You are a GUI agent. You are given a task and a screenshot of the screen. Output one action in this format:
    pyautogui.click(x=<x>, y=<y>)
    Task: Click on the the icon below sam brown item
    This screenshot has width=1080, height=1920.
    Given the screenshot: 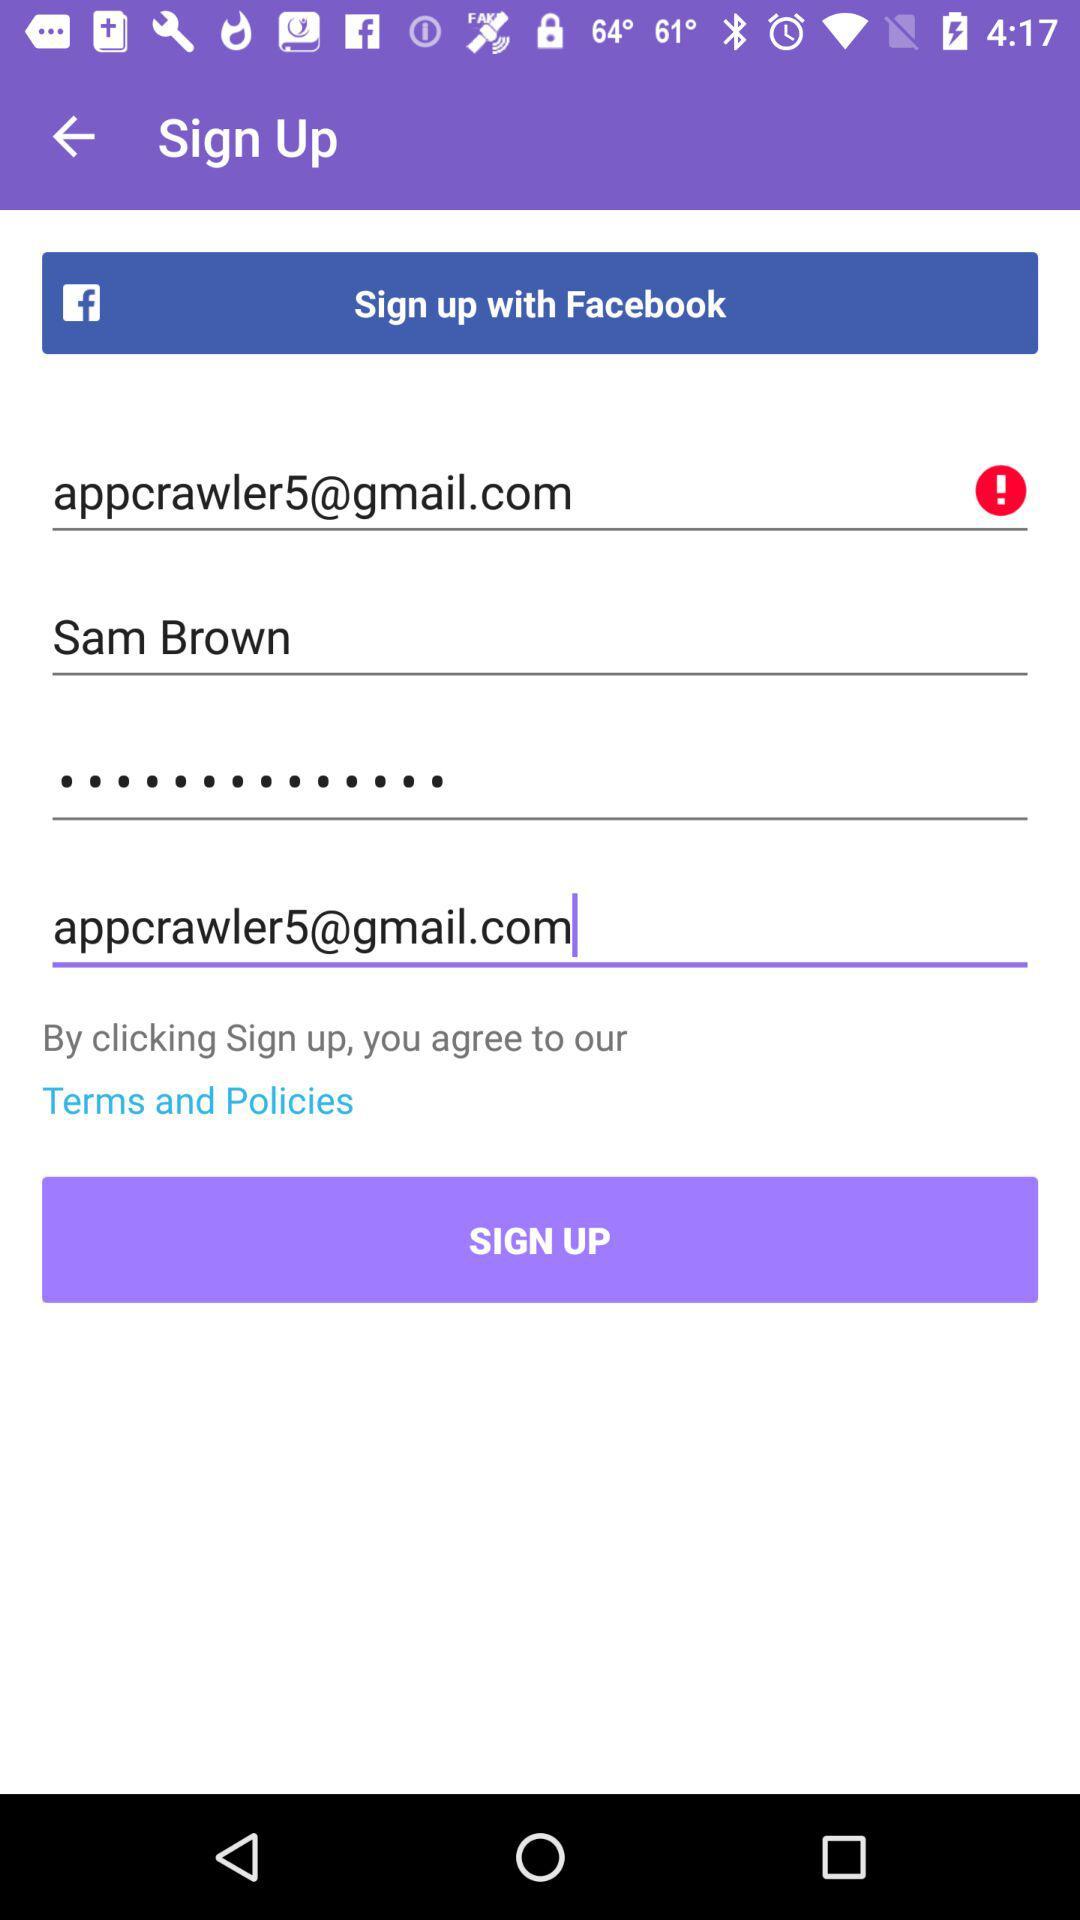 What is the action you would take?
    pyautogui.click(x=540, y=780)
    